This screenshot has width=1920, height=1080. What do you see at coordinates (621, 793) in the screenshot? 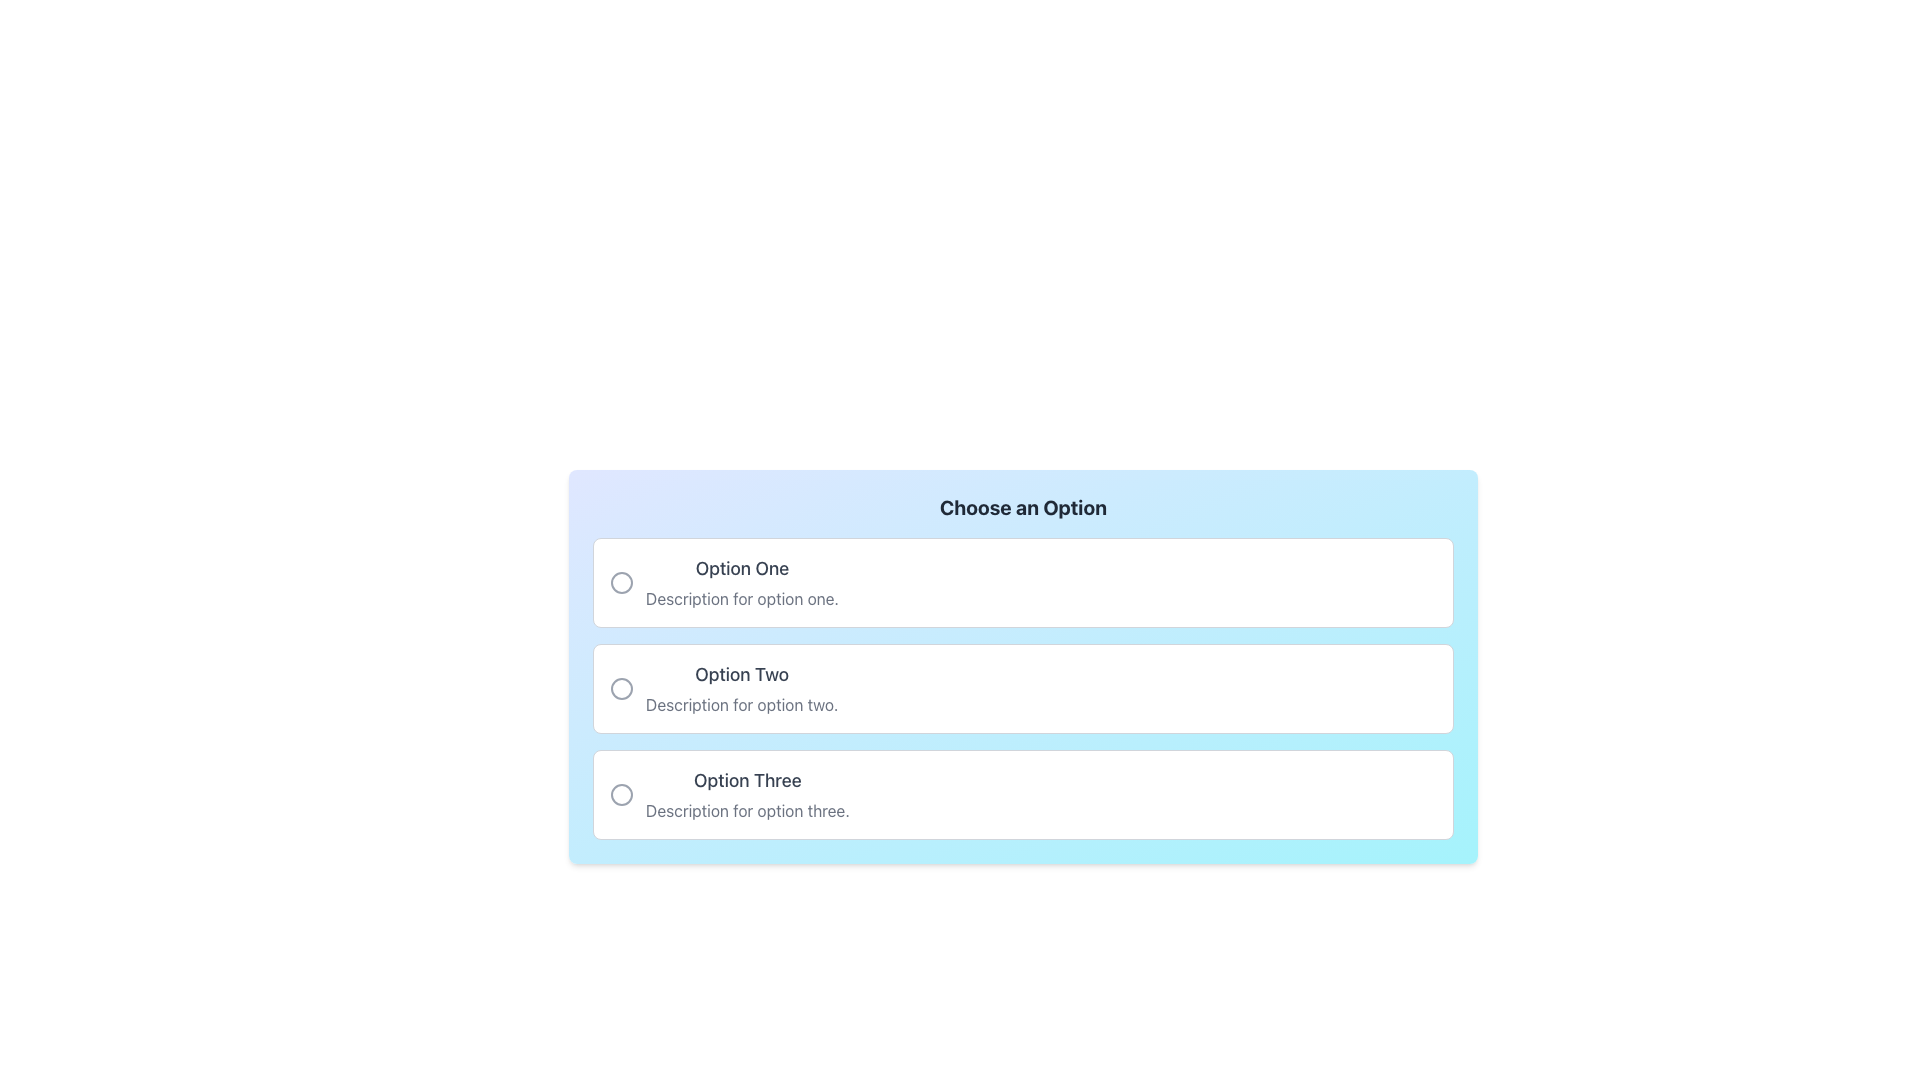
I see `the circular radio button icon that is part of the 'Option Three' row` at bounding box center [621, 793].